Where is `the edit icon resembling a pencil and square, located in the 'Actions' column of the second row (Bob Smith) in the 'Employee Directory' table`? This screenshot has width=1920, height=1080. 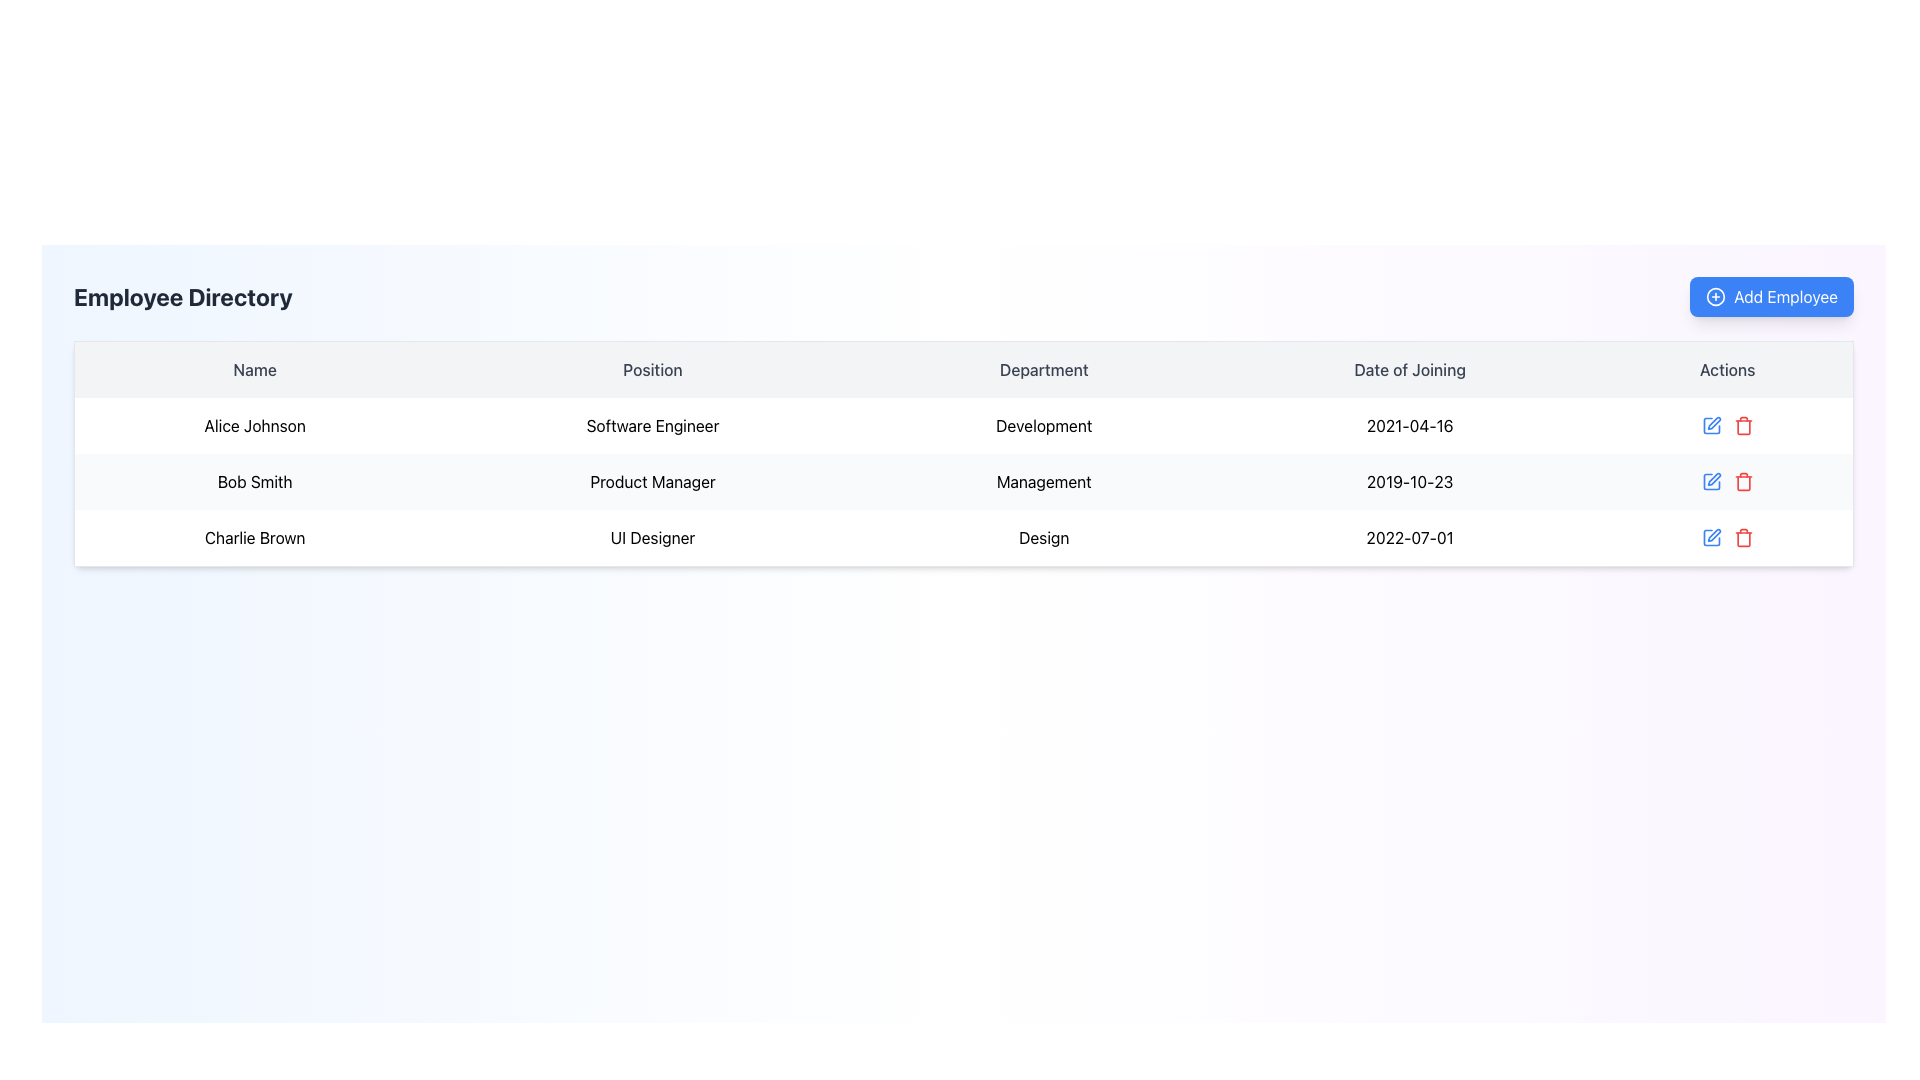 the edit icon resembling a pencil and square, located in the 'Actions' column of the second row (Bob Smith) in the 'Employee Directory' table is located at coordinates (1710, 482).